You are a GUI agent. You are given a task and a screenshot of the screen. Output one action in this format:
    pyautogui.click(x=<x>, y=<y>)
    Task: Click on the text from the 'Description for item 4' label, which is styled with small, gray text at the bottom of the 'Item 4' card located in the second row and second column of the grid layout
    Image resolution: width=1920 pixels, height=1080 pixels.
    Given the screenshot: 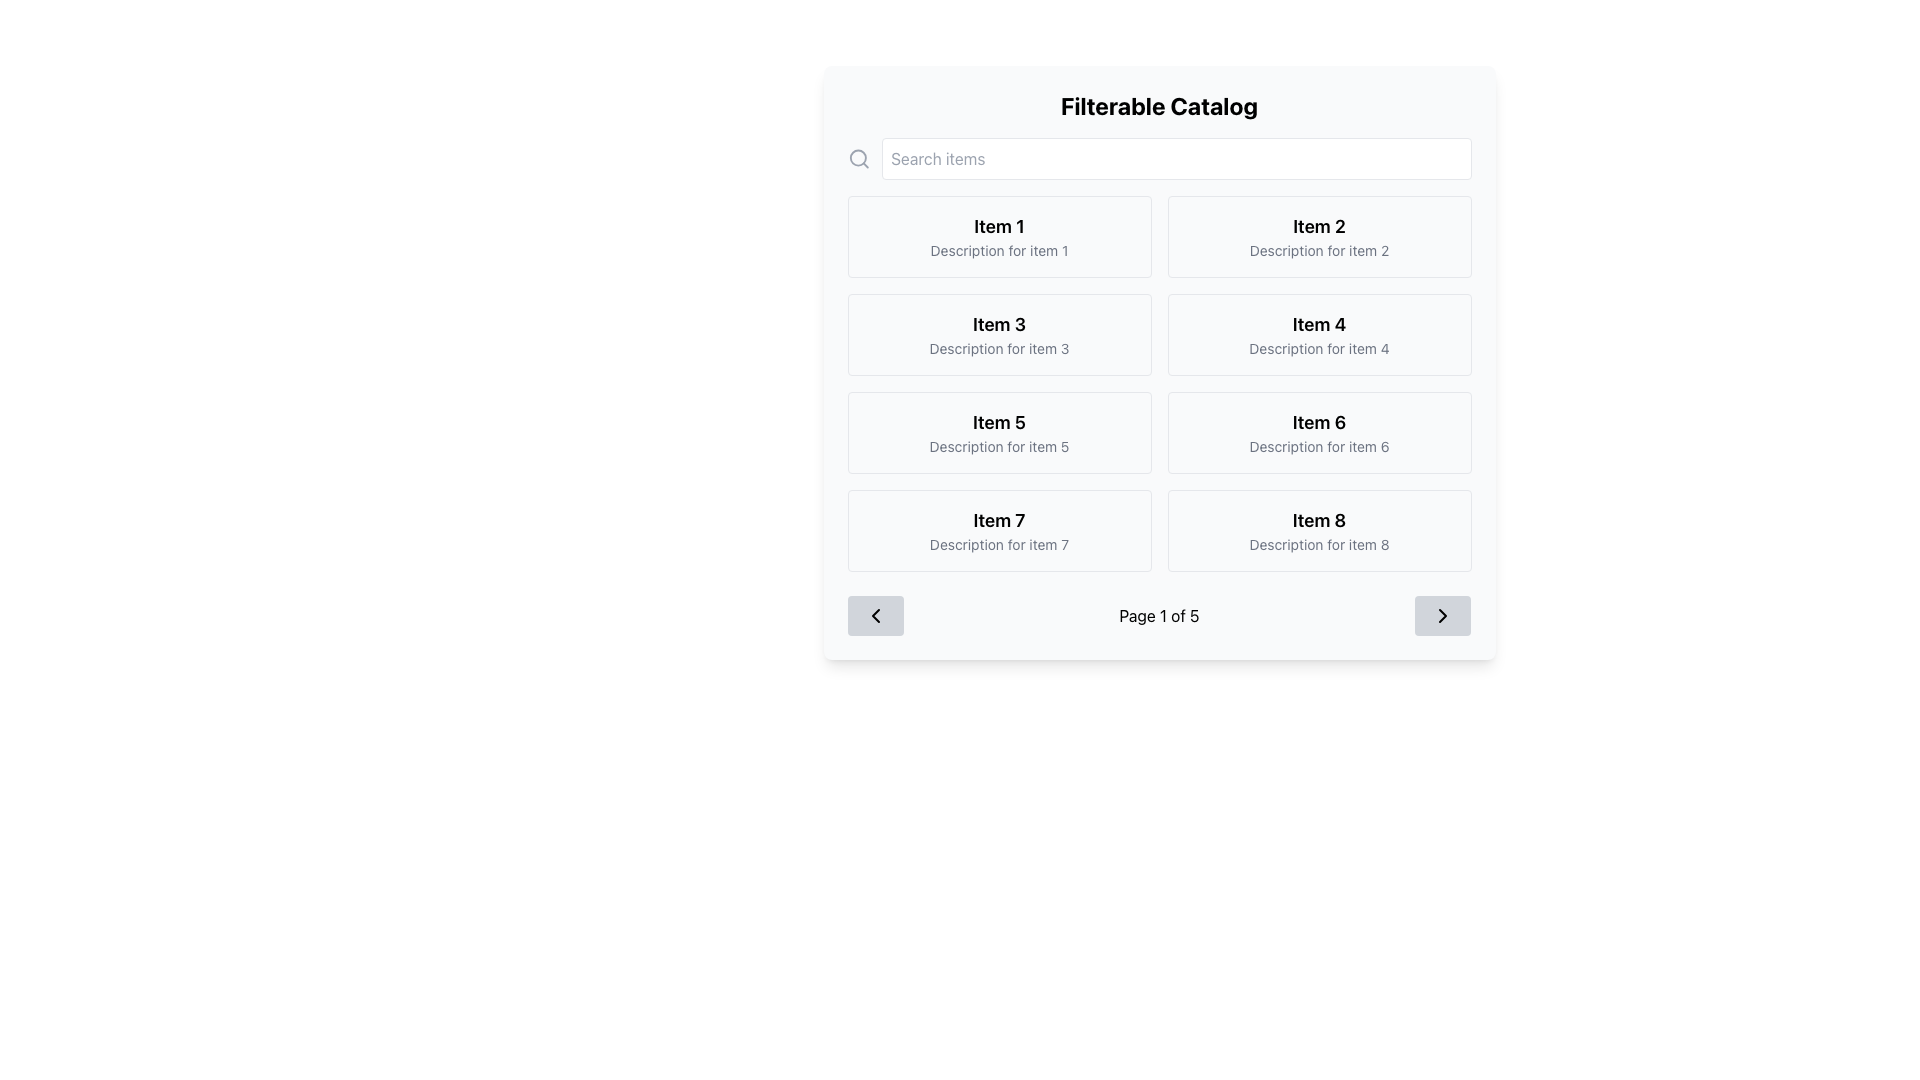 What is the action you would take?
    pyautogui.click(x=1319, y=347)
    